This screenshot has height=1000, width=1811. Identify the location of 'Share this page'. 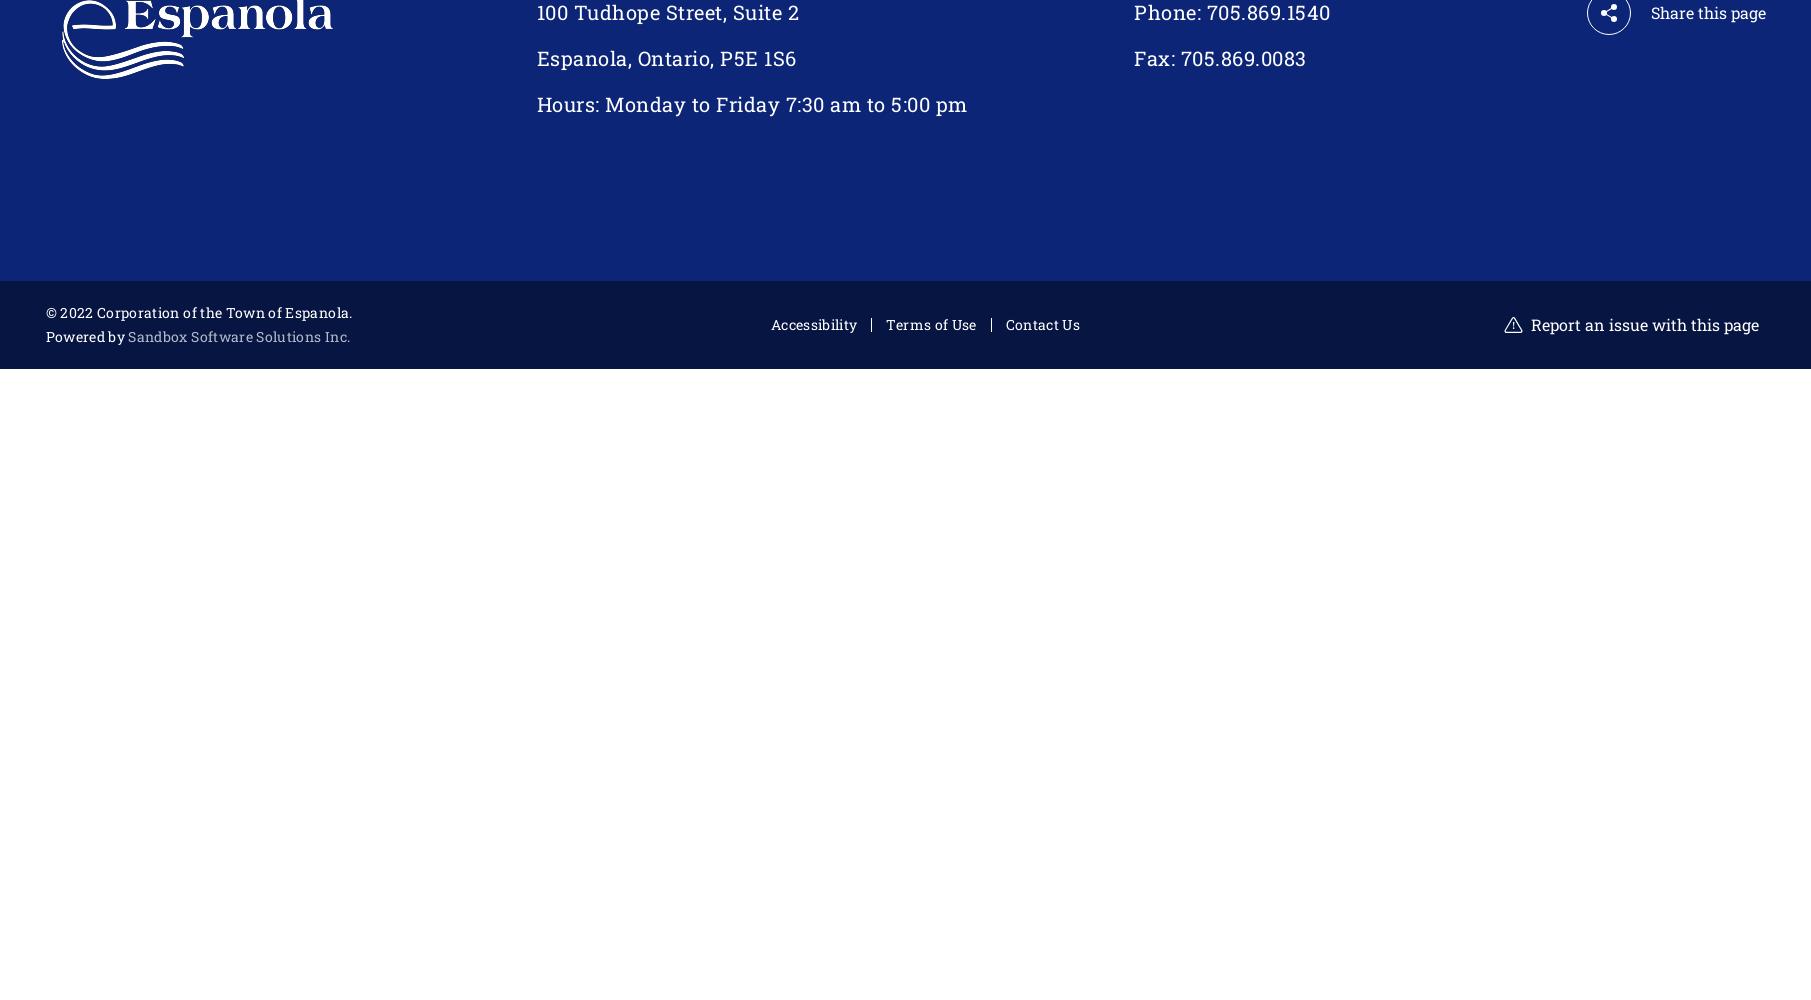
(1707, 12).